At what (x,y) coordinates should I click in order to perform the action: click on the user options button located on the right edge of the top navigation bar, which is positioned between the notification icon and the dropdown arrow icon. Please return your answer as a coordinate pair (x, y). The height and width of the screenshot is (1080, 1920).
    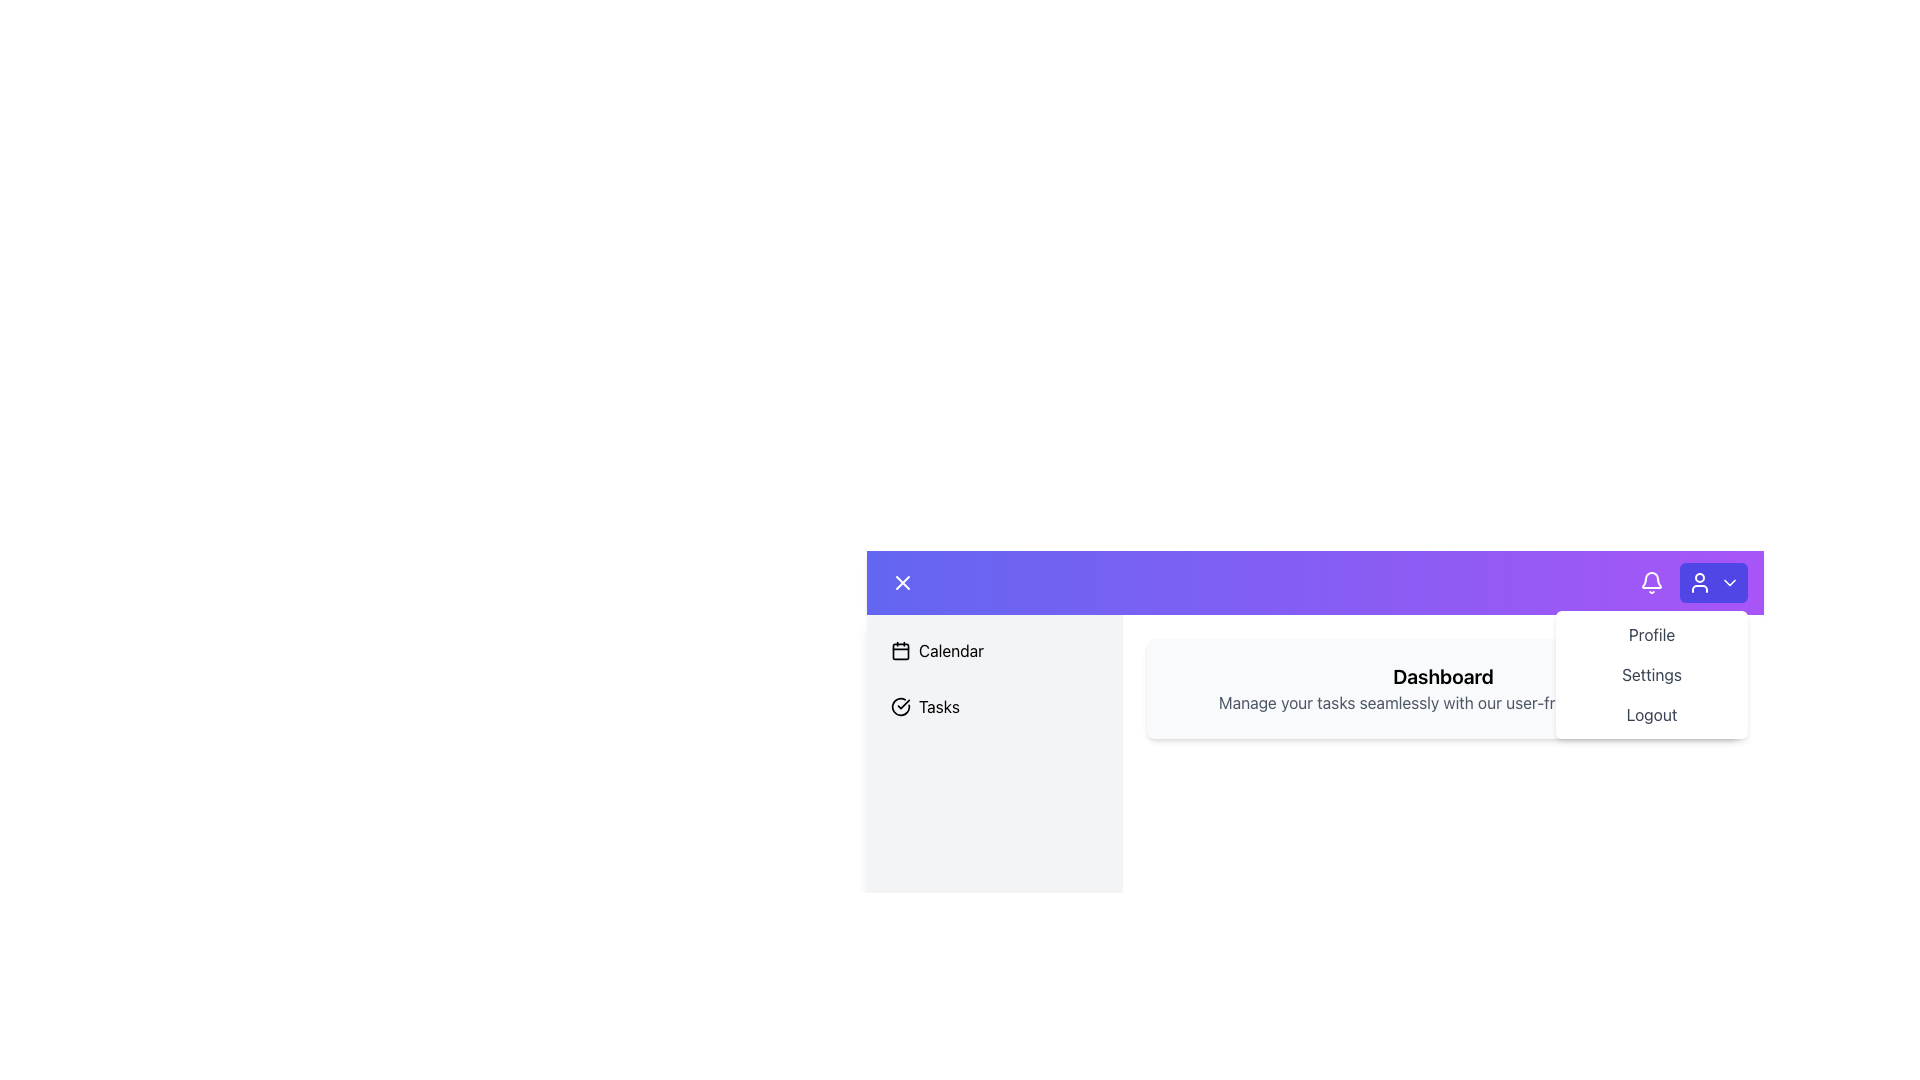
    Looking at the image, I should click on (1693, 582).